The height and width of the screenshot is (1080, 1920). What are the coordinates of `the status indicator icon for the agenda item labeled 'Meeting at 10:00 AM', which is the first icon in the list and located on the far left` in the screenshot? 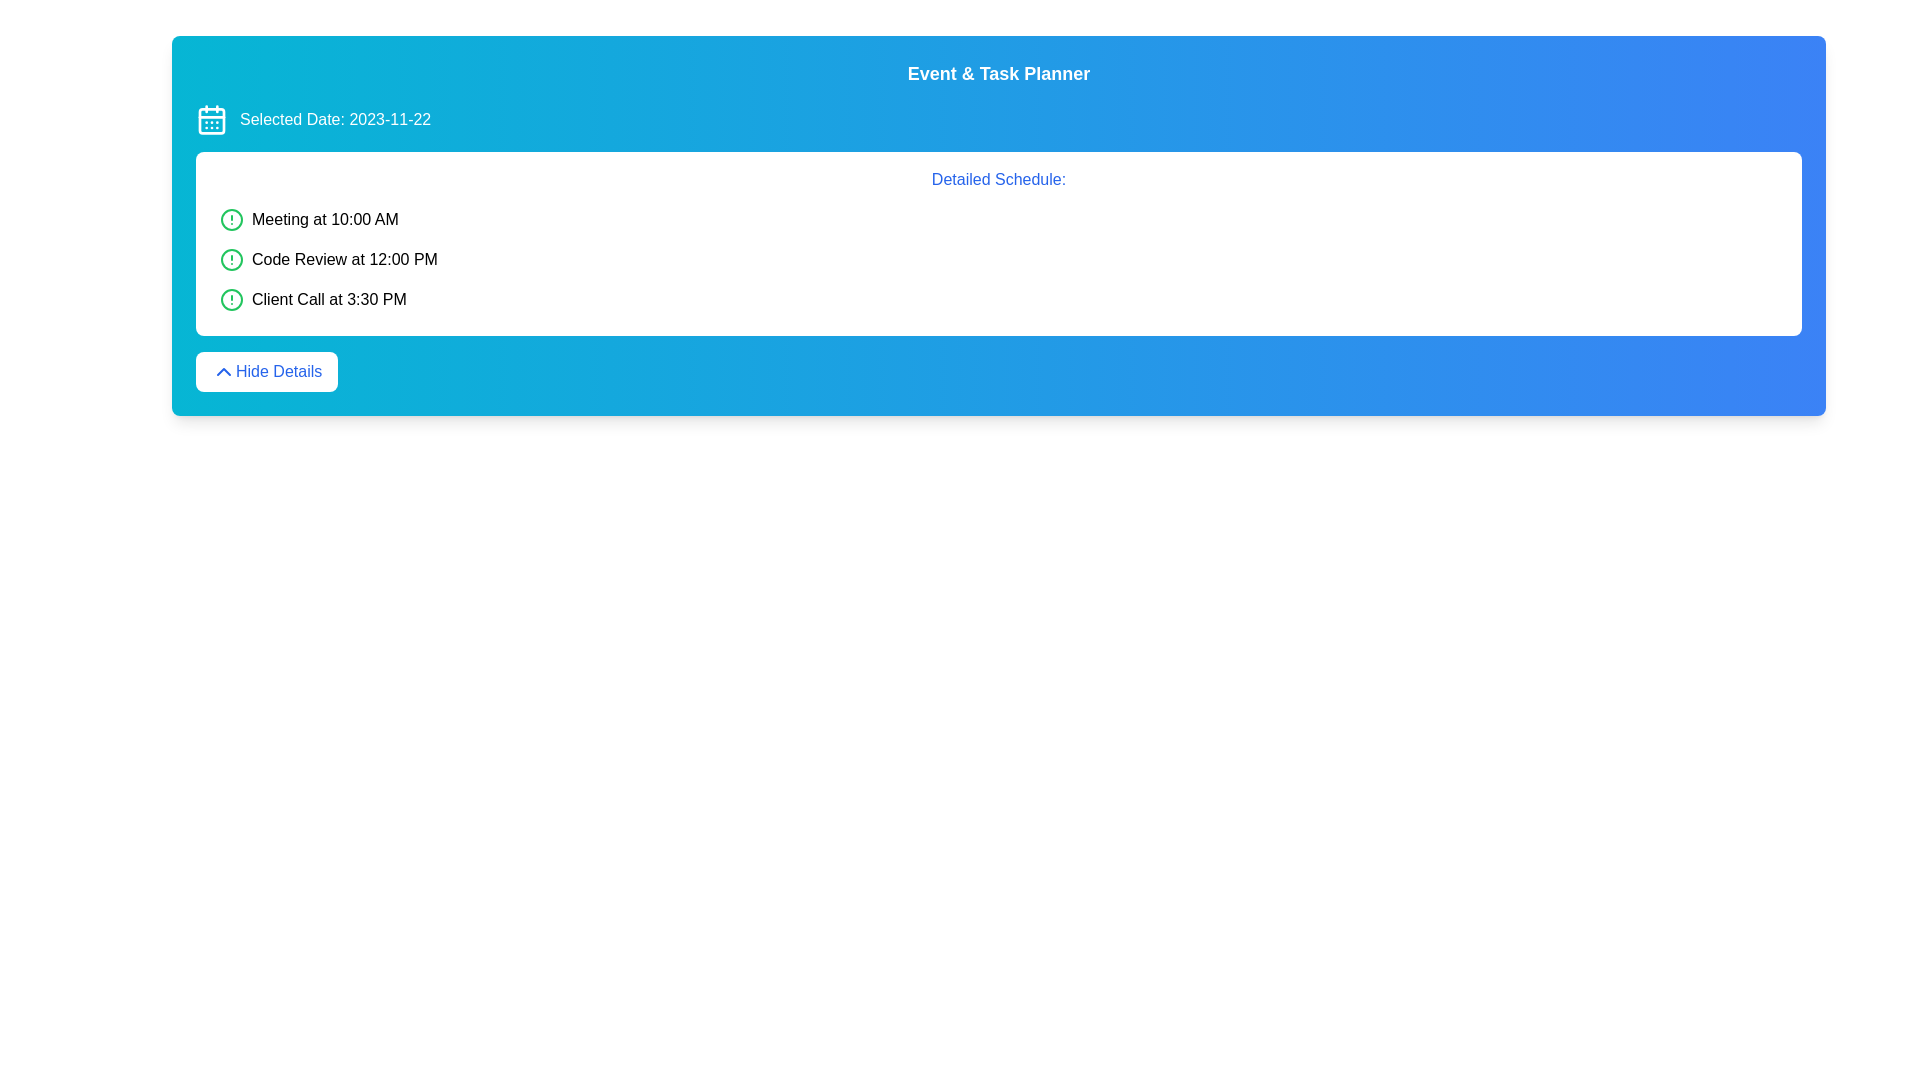 It's located at (231, 219).